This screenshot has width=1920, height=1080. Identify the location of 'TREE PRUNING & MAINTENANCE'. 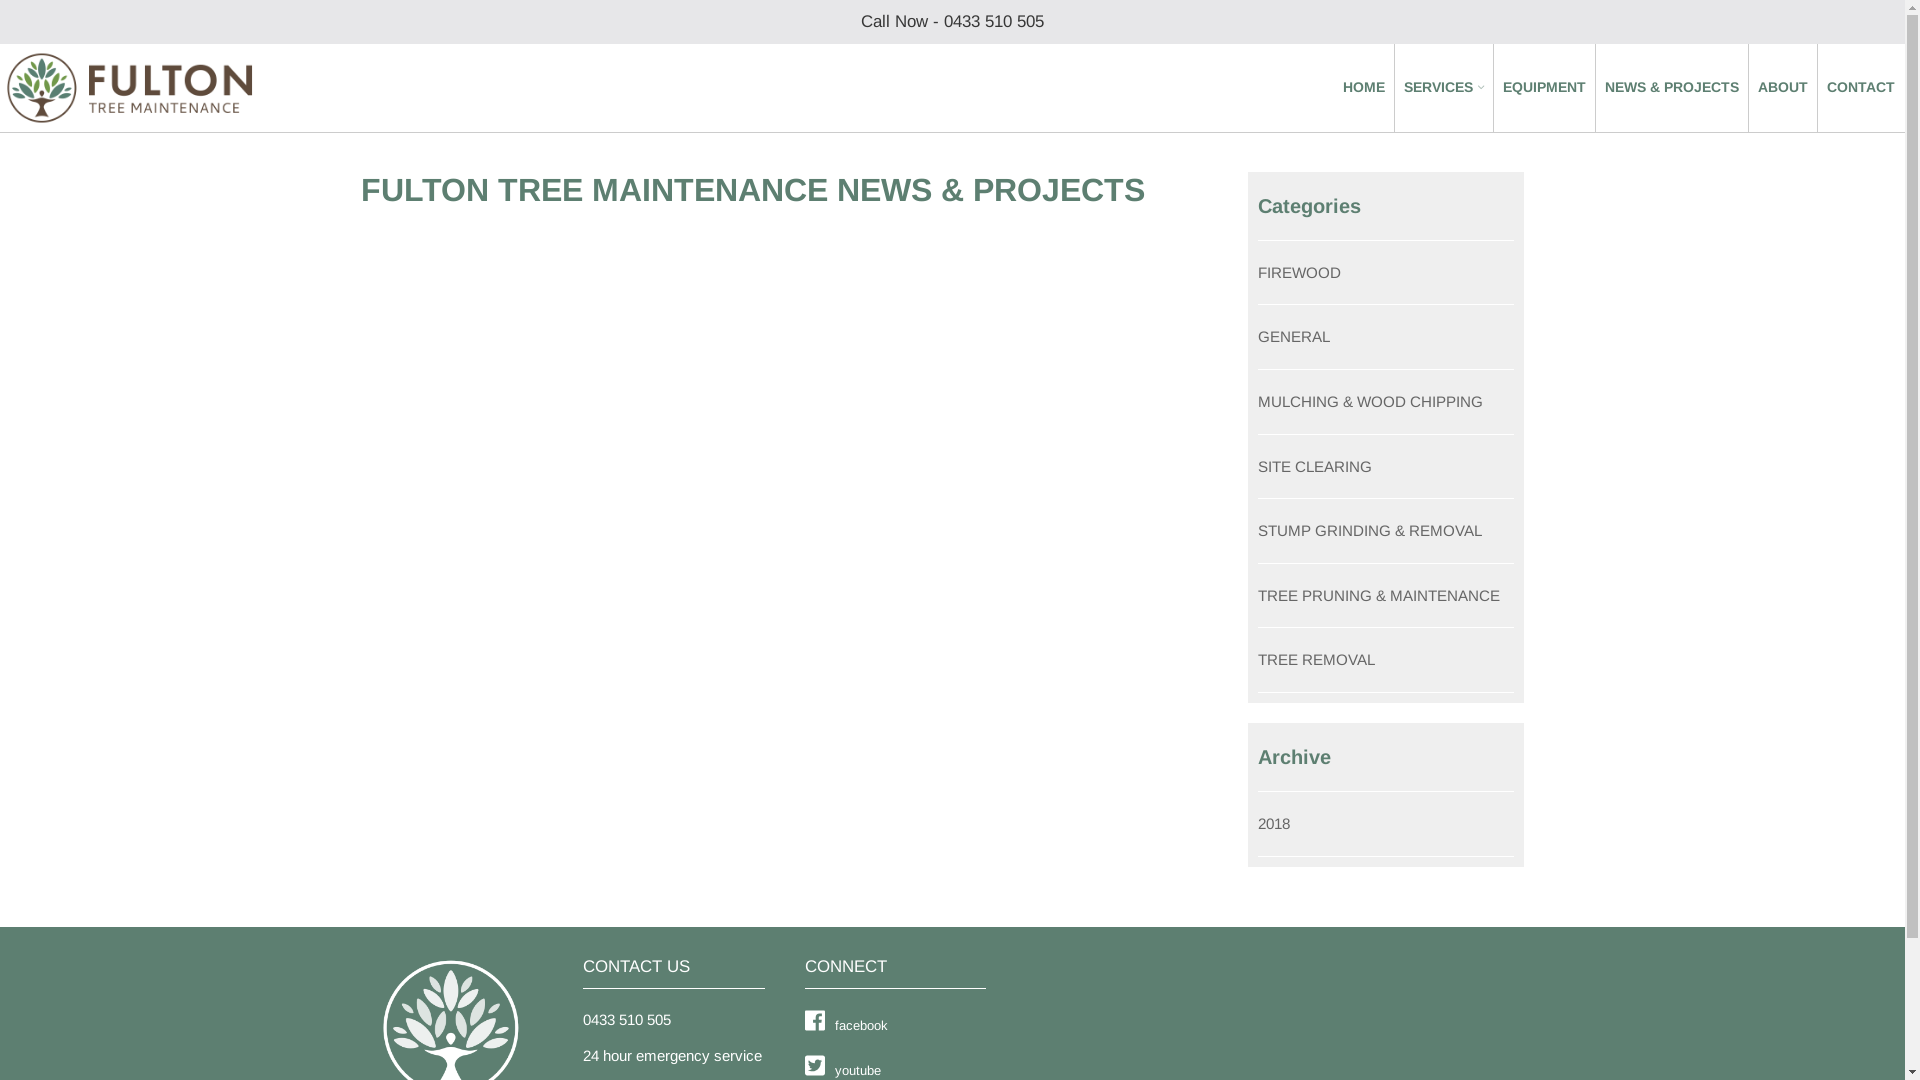
(1377, 594).